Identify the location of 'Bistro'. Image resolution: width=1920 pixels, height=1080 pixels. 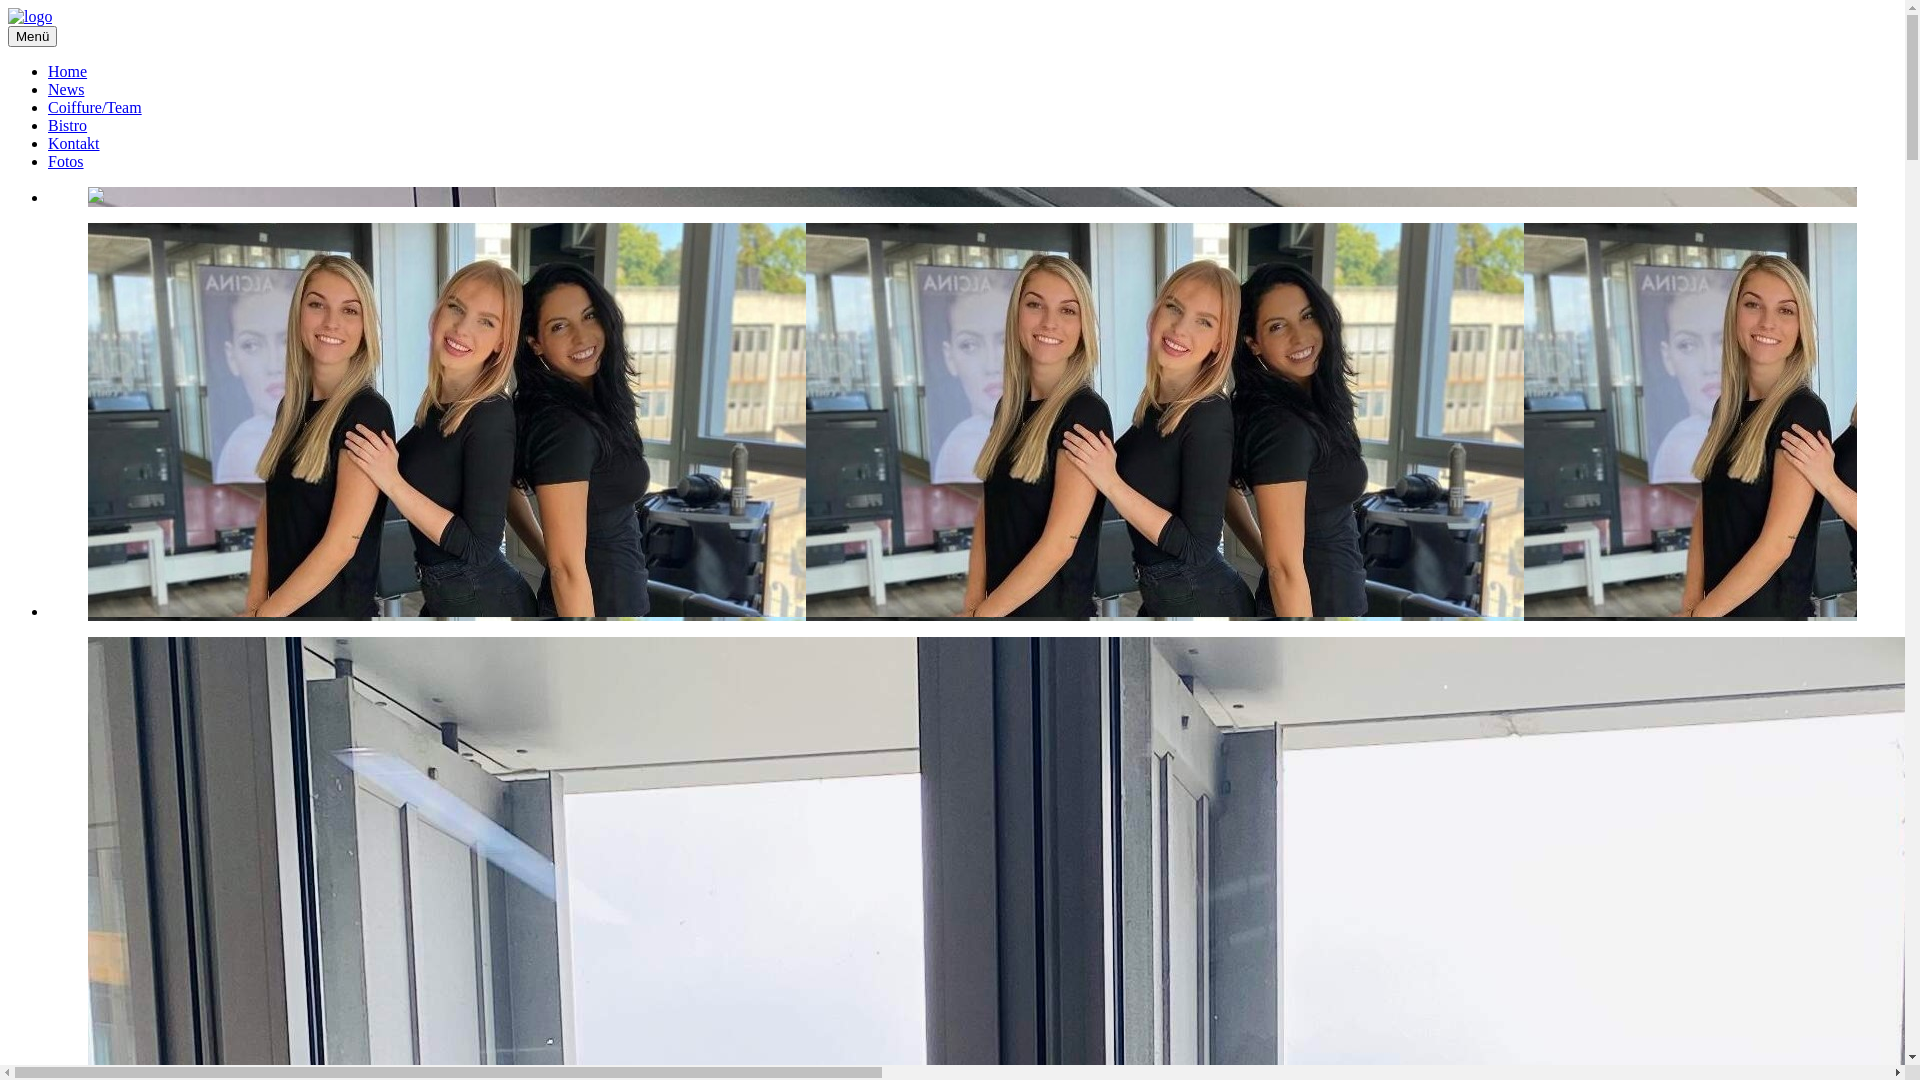
(67, 125).